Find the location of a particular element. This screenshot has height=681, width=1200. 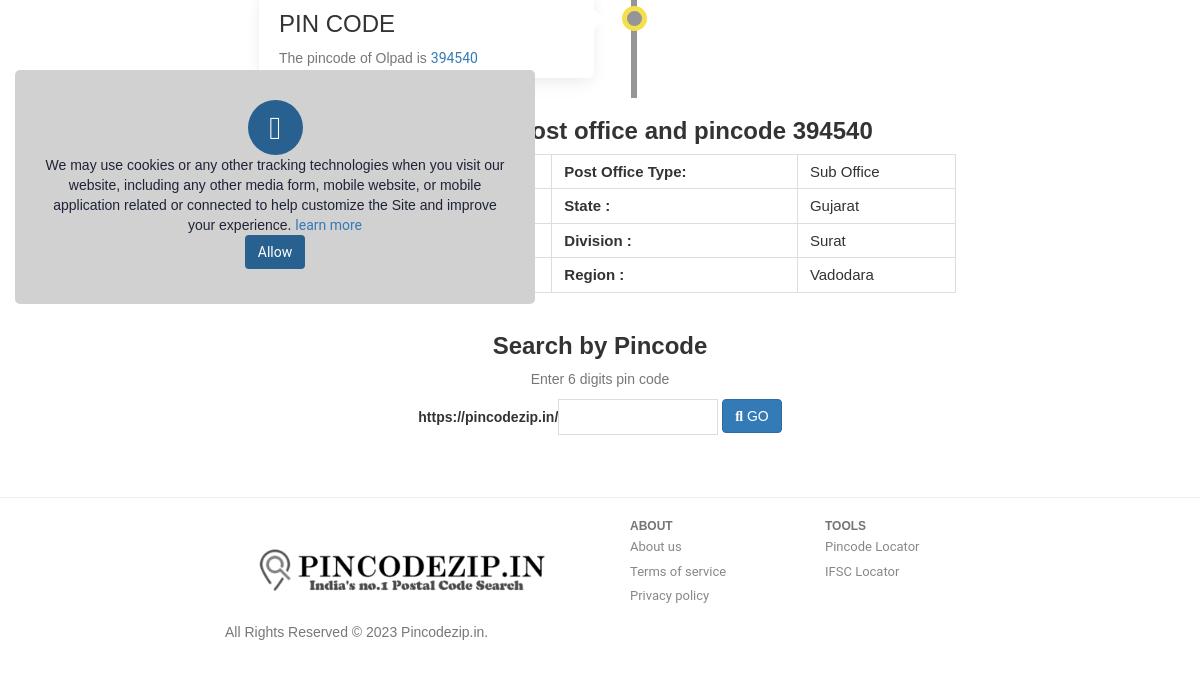

'ABOUT' is located at coordinates (651, 526).